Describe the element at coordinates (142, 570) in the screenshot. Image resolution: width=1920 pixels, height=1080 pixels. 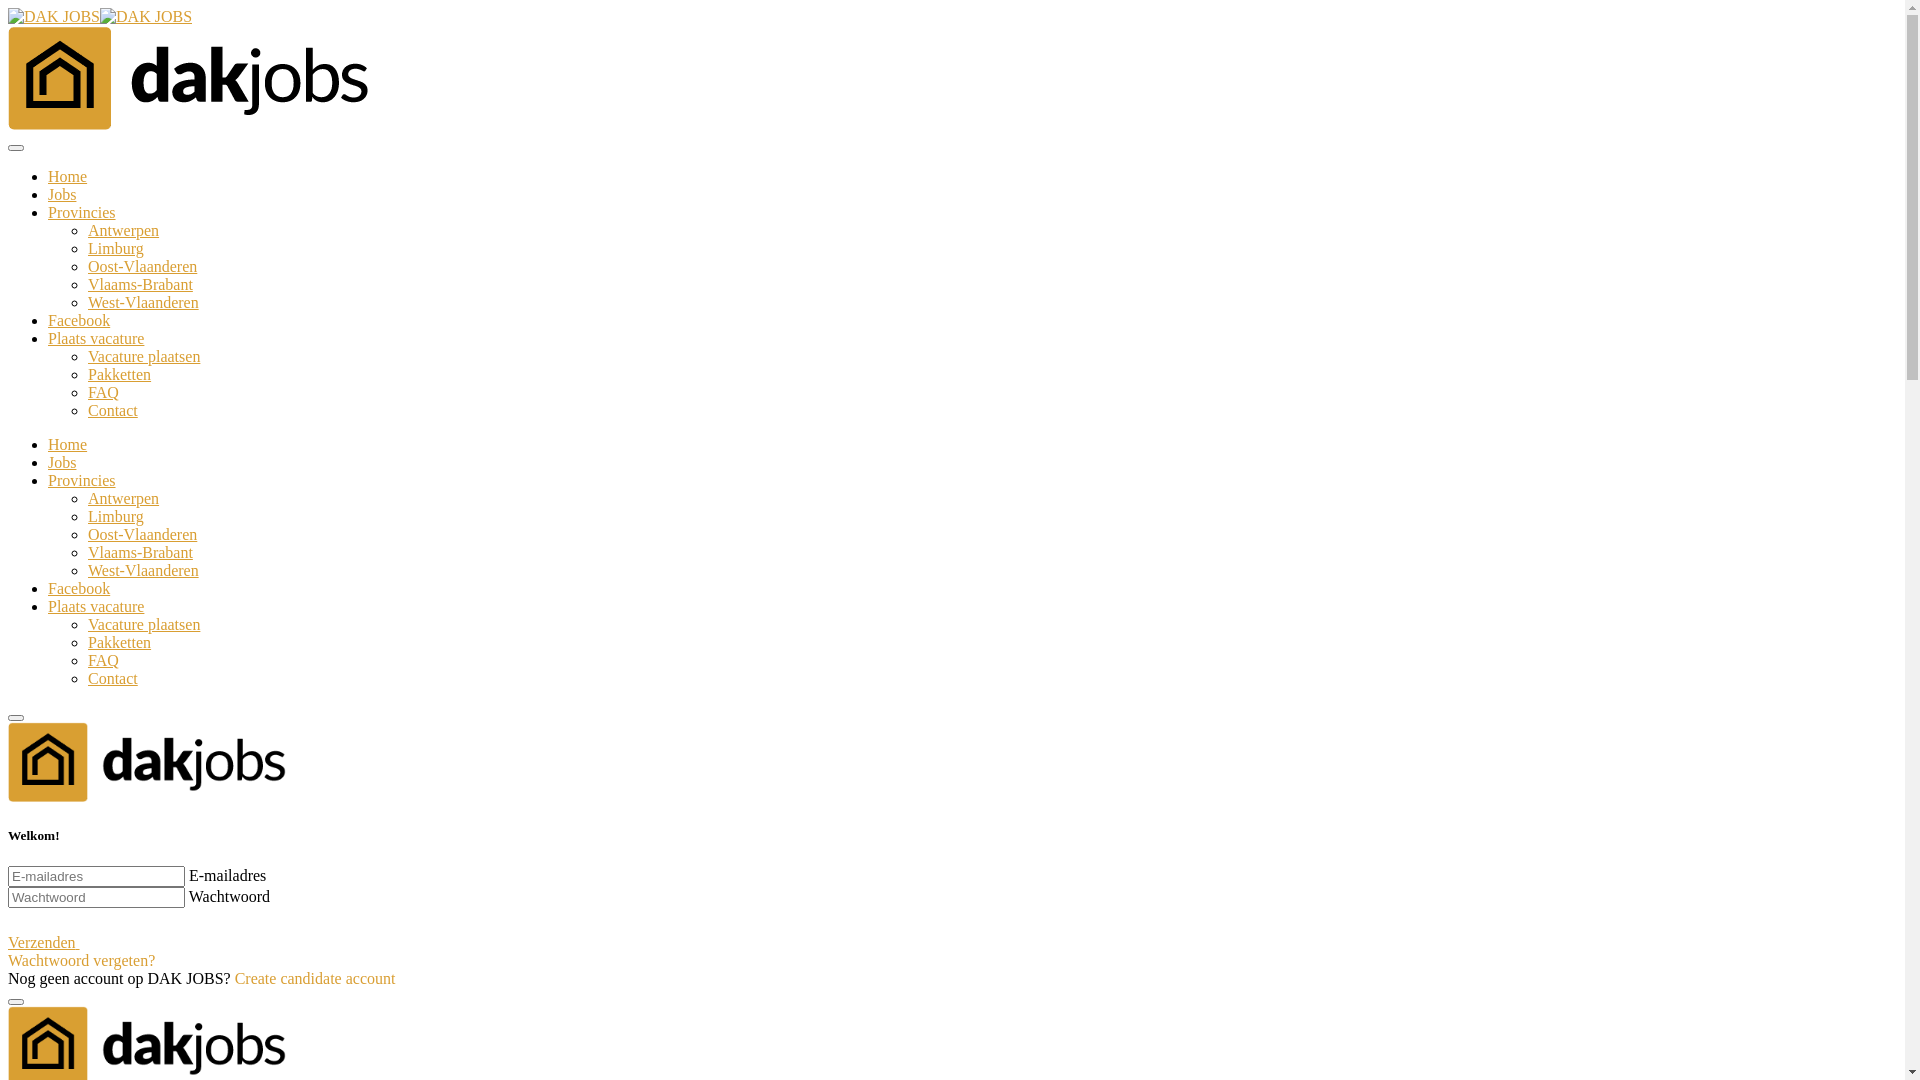
I see `'West-Vlaanderen'` at that location.